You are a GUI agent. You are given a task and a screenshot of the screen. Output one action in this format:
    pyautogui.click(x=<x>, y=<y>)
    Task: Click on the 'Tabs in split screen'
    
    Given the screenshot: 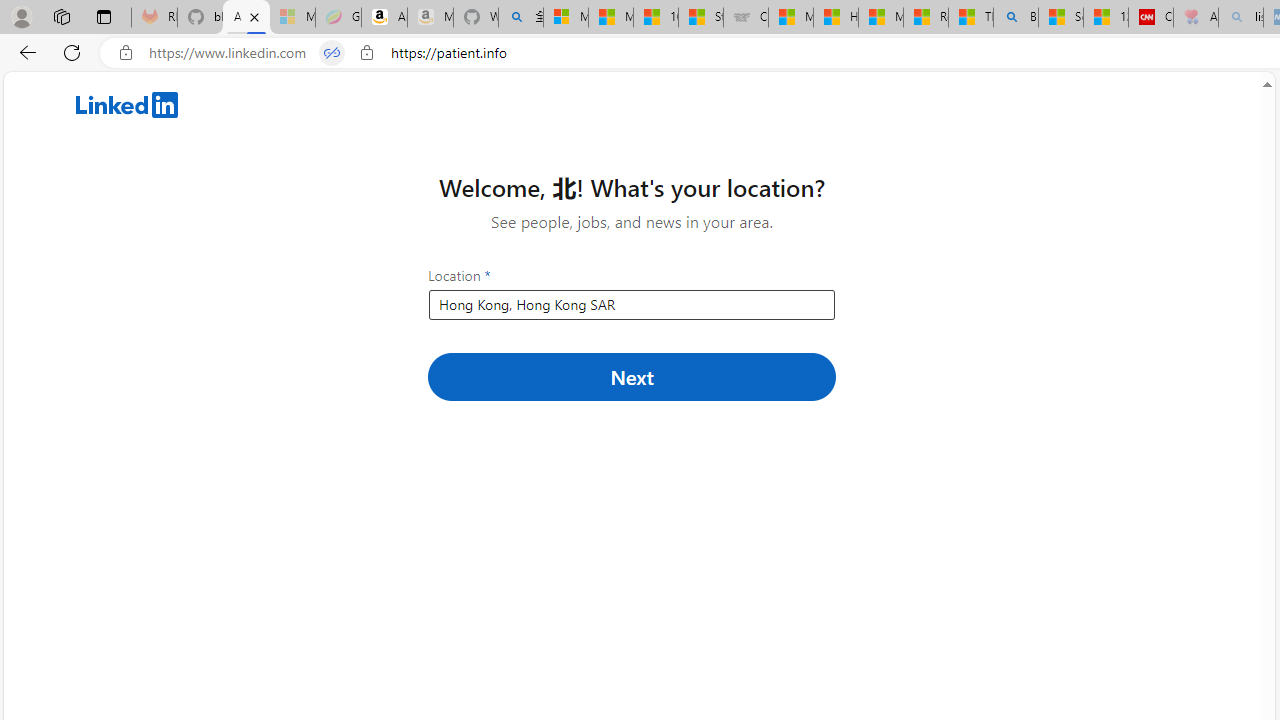 What is the action you would take?
    pyautogui.click(x=332, y=52)
    